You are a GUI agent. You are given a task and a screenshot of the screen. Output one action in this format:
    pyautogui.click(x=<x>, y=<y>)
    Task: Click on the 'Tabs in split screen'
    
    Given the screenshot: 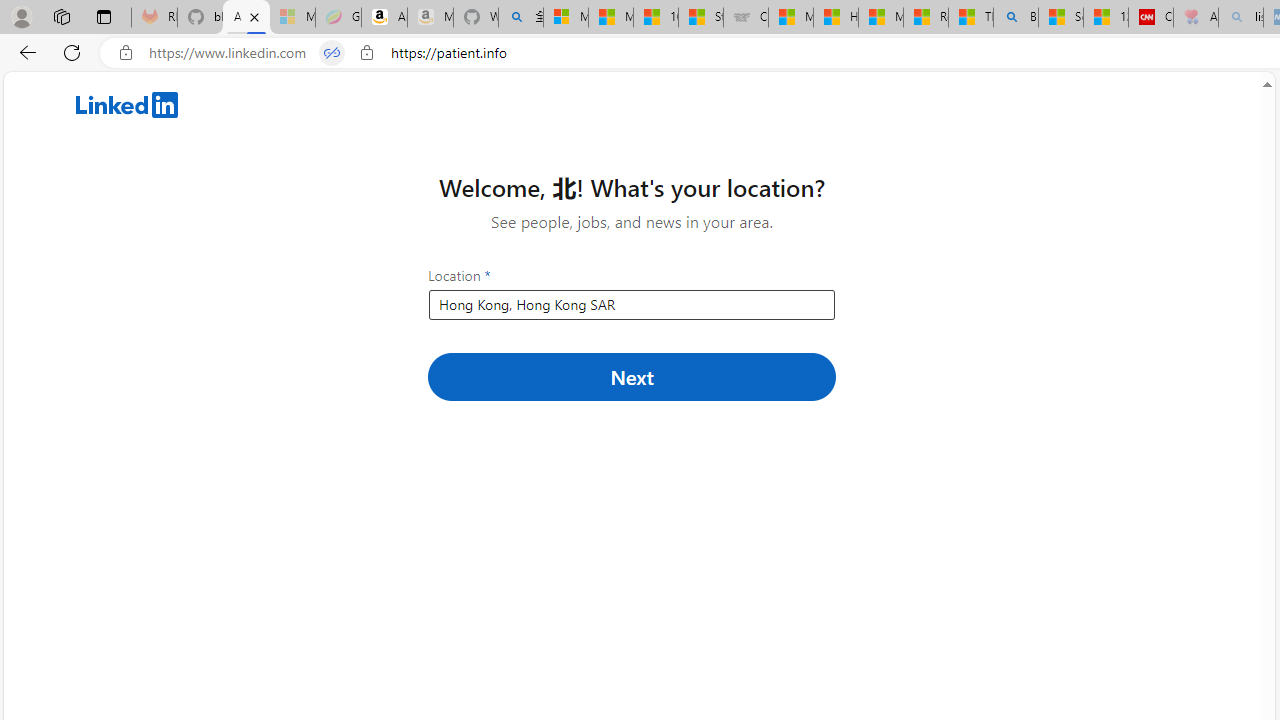 What is the action you would take?
    pyautogui.click(x=332, y=52)
    